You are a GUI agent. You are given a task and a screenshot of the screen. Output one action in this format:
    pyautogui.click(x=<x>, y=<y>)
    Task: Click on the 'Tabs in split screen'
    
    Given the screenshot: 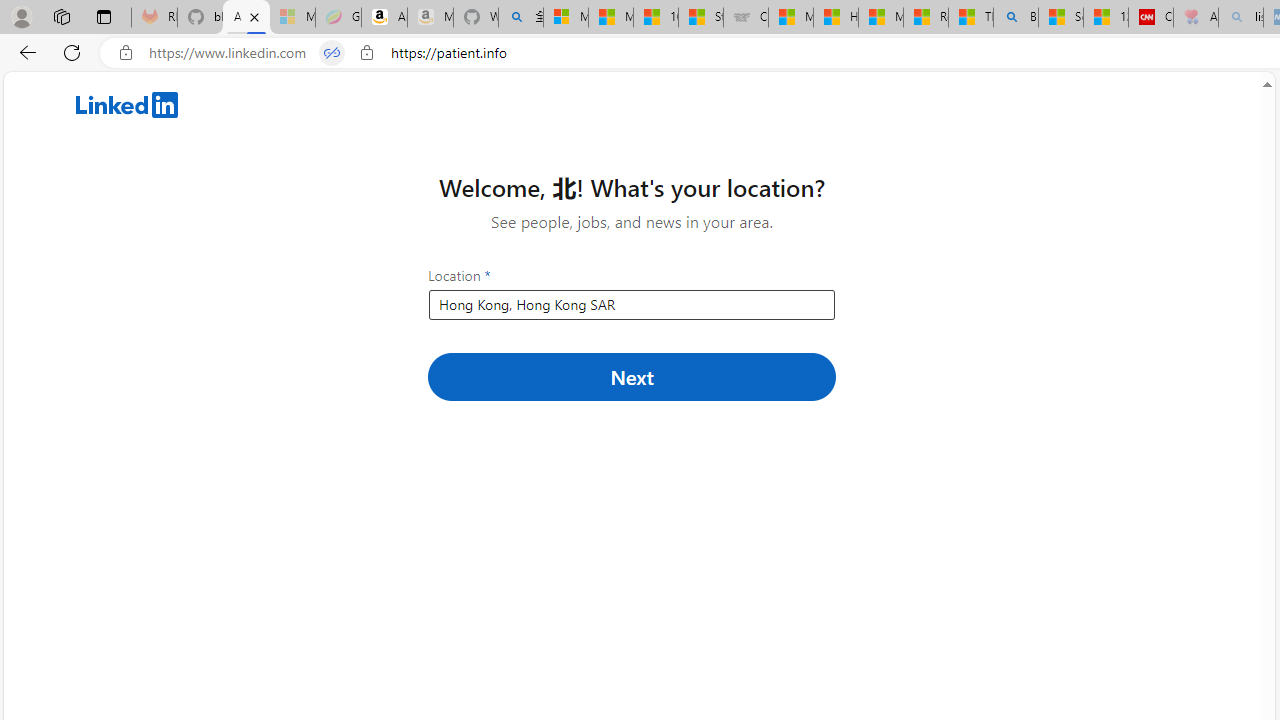 What is the action you would take?
    pyautogui.click(x=332, y=52)
    